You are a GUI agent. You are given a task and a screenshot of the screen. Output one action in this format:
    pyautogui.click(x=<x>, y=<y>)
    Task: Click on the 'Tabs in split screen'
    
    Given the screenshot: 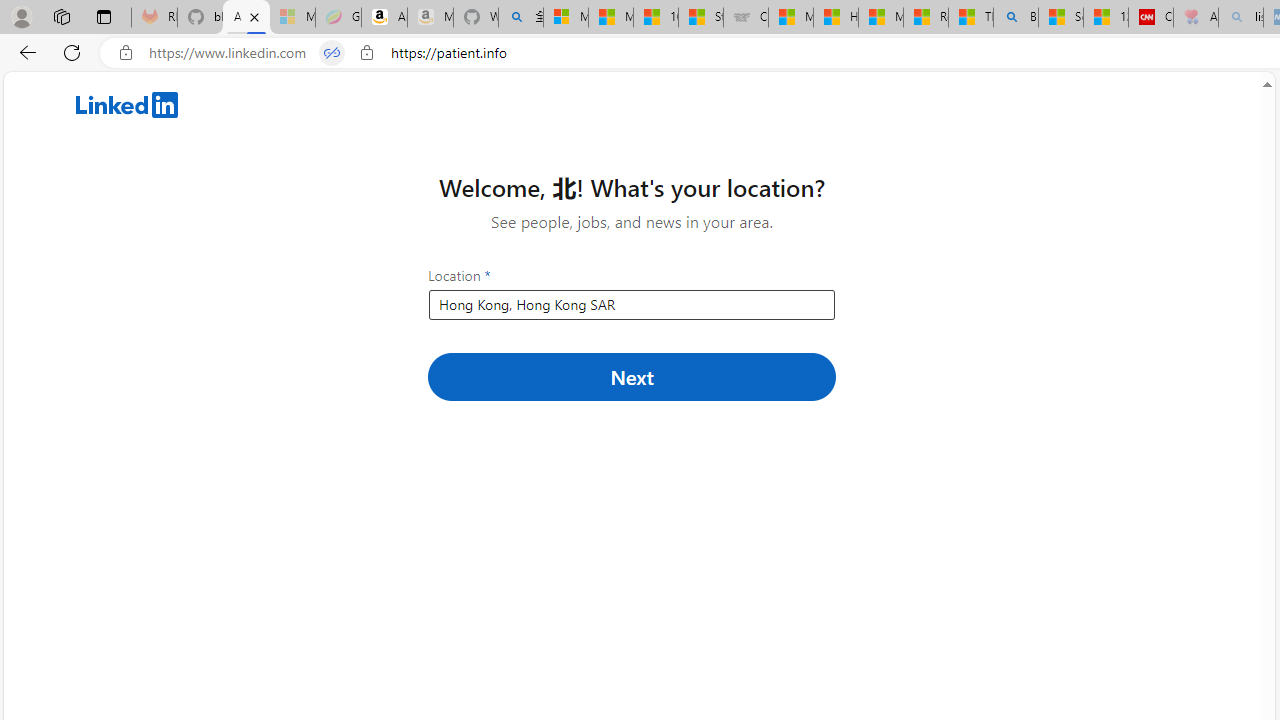 What is the action you would take?
    pyautogui.click(x=332, y=52)
    